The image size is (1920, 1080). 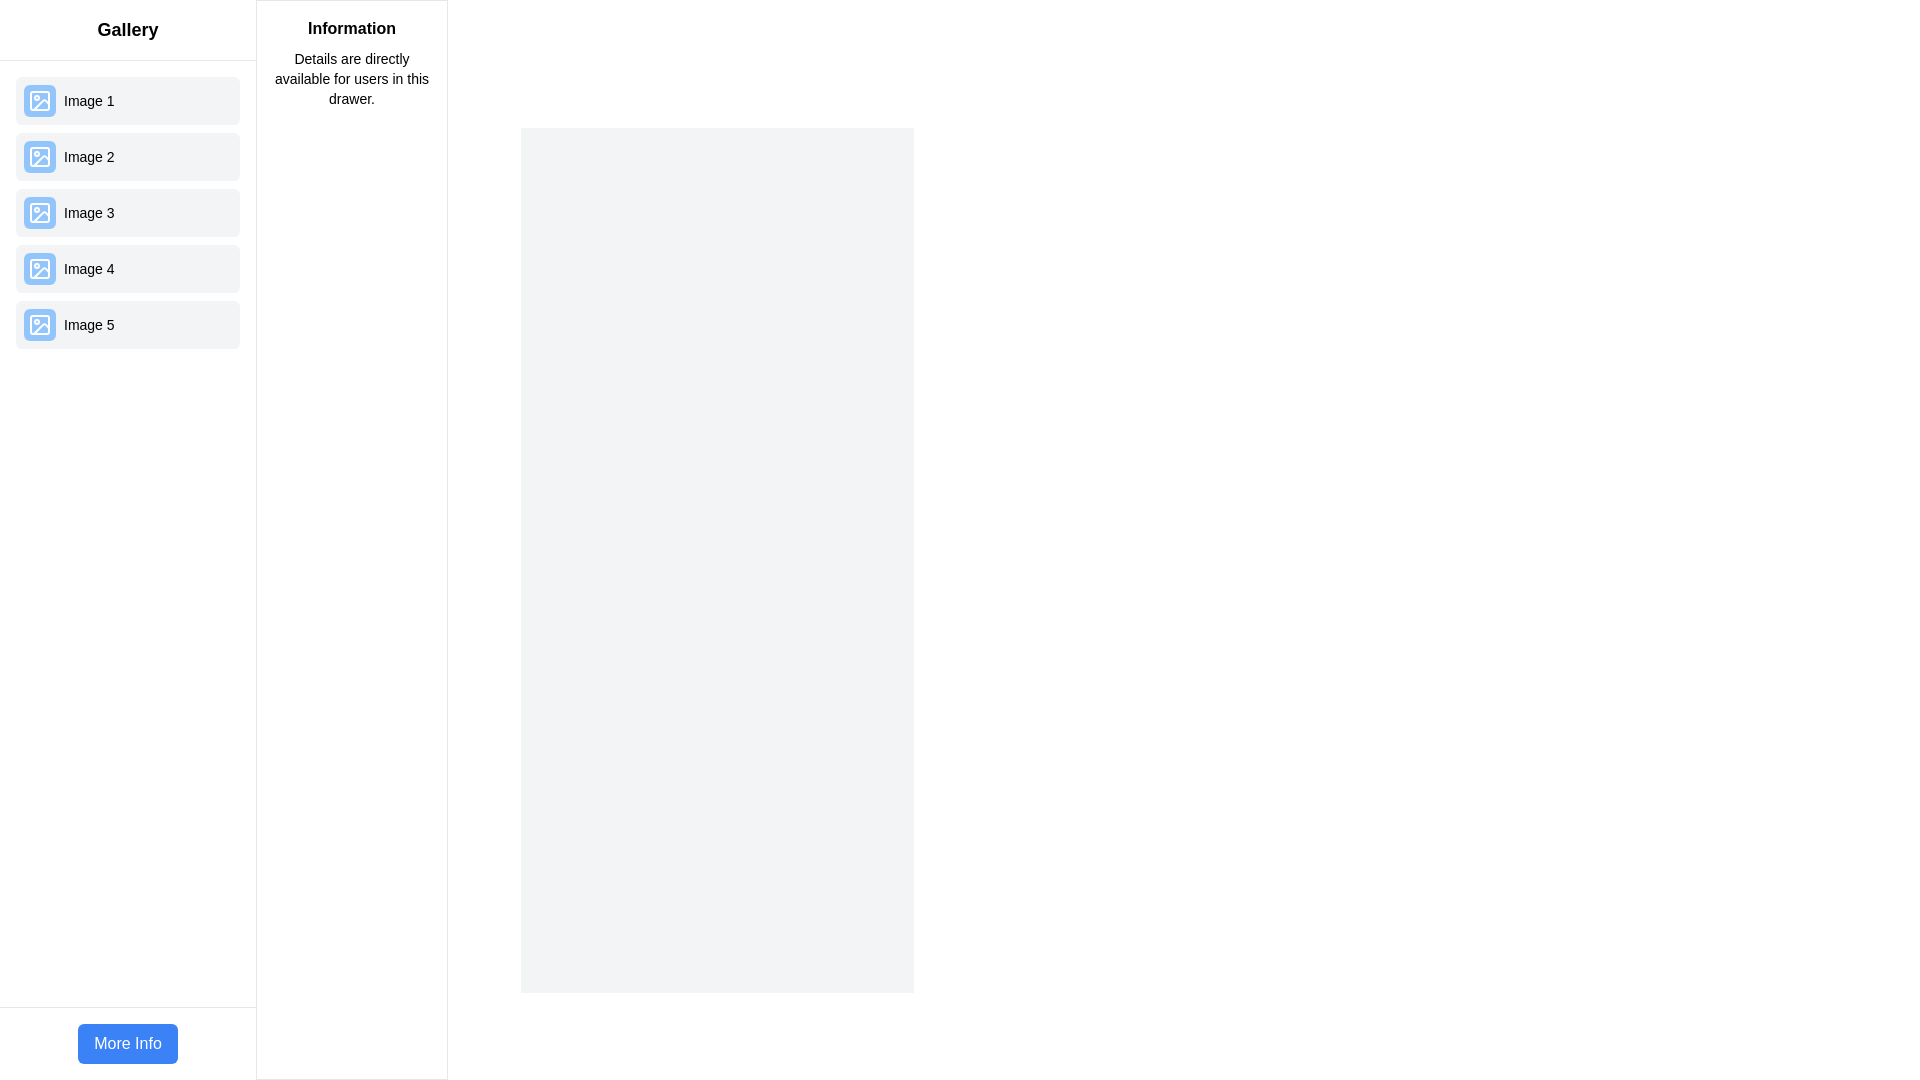 I want to click on the decorative rectangle with rounded corners that is located within the second item of the vertical list in the 'Gallery' section, which is represented by a graphical image icon, so click(x=39, y=156).